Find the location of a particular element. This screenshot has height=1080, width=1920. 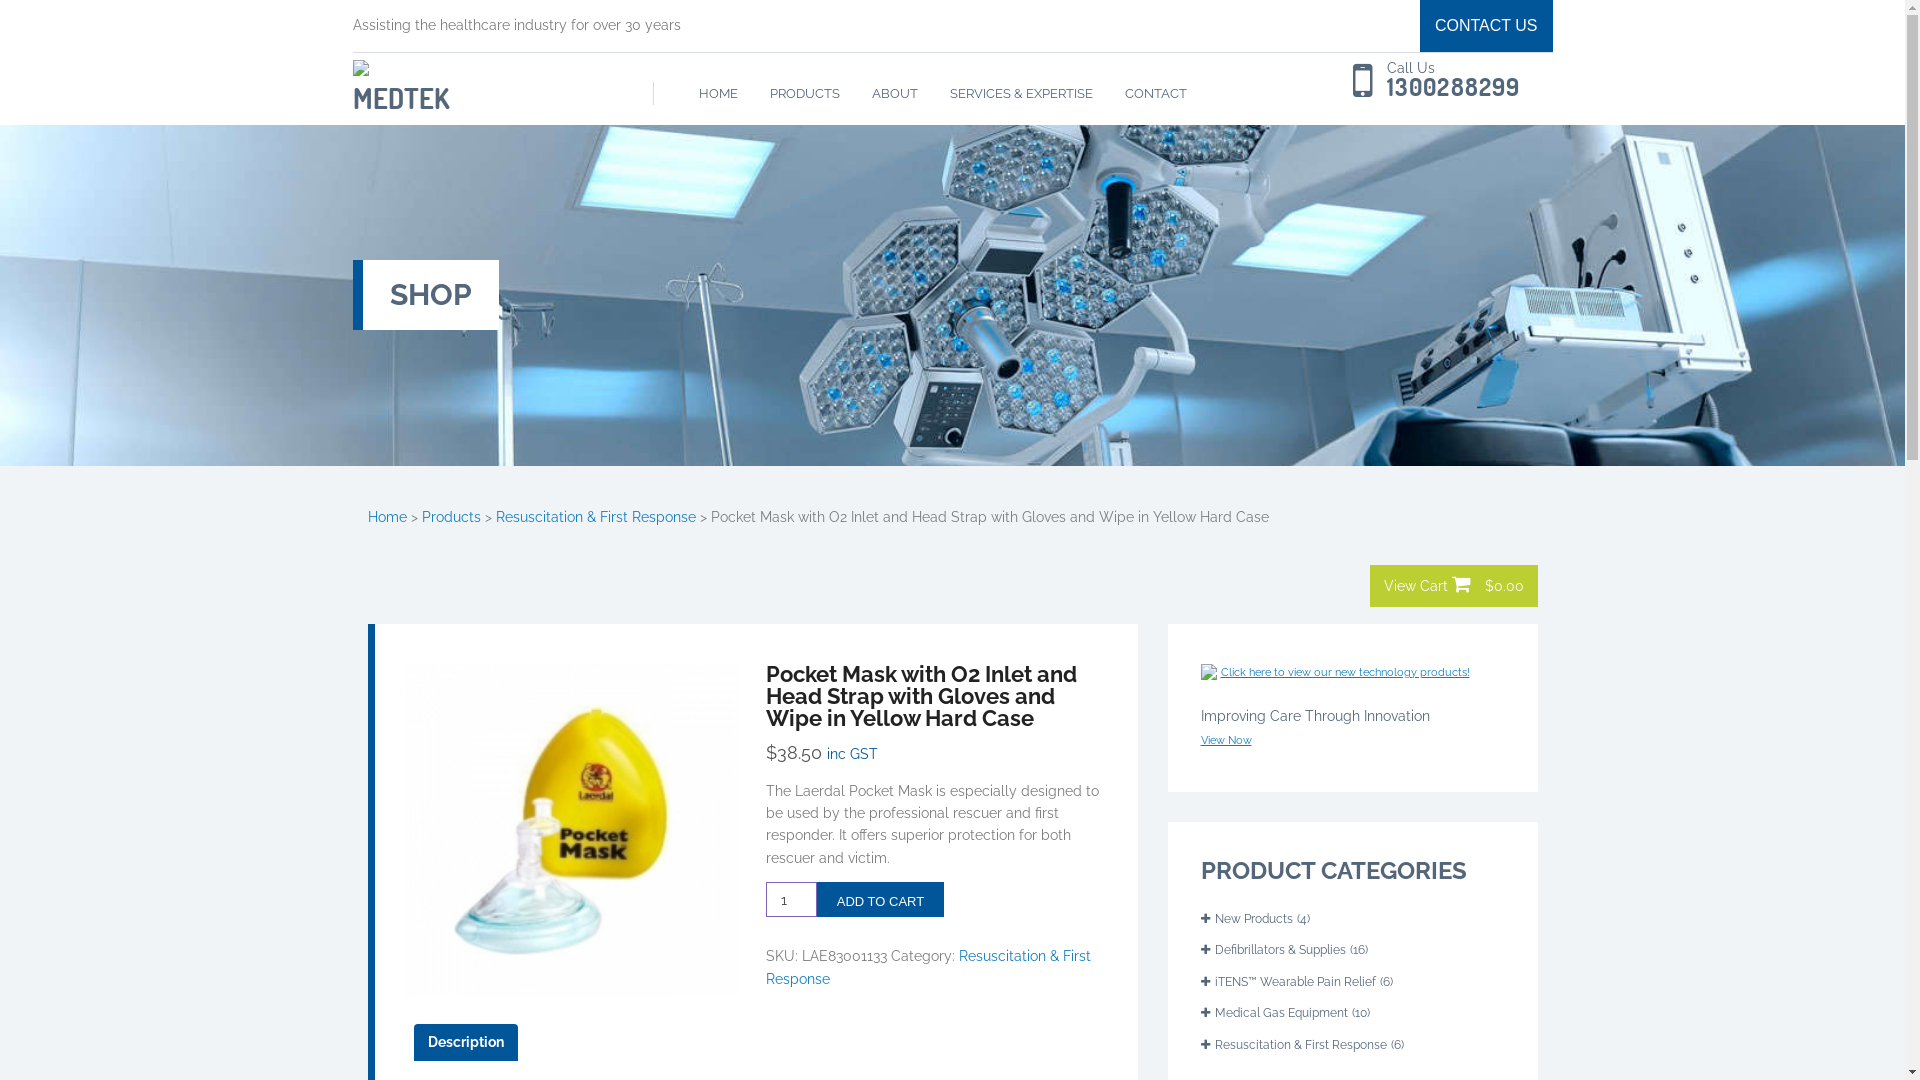

'Defibrillators & Supplies' is located at coordinates (1271, 948).